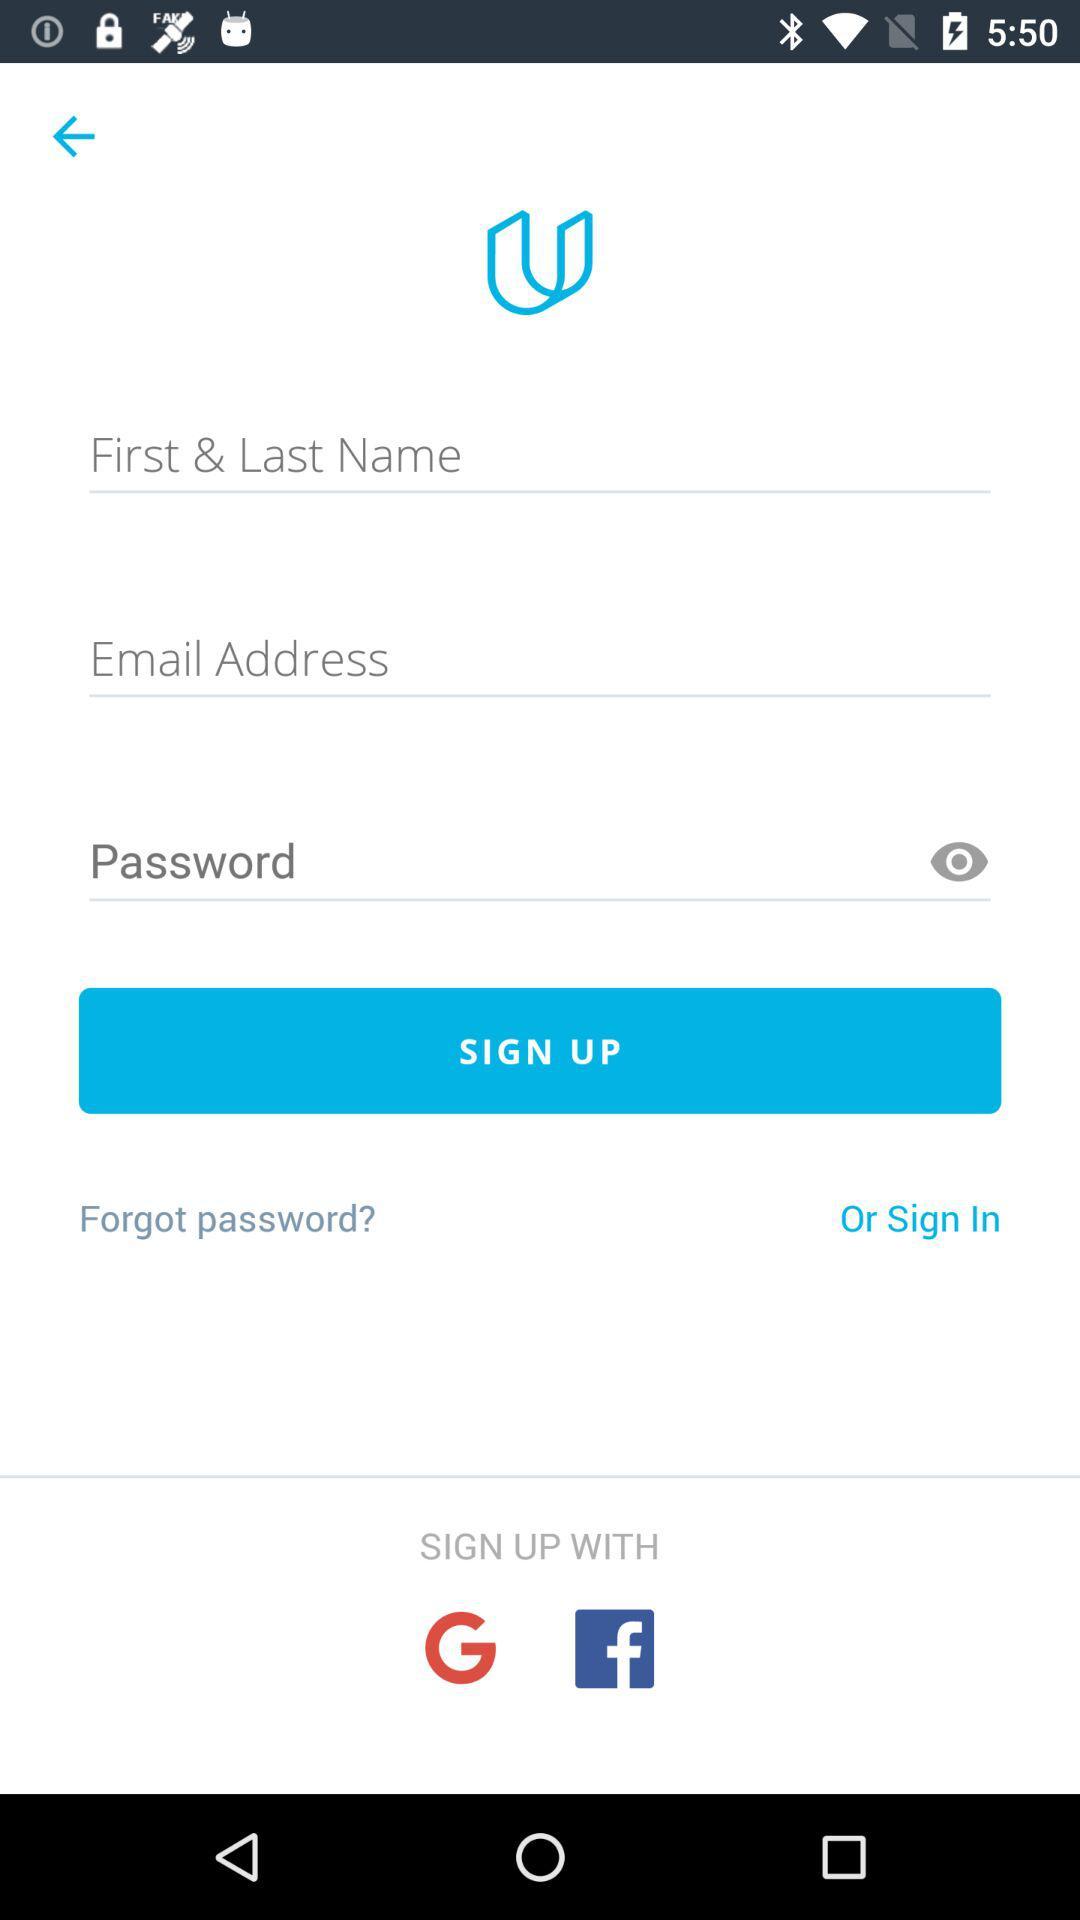 The height and width of the screenshot is (1920, 1080). I want to click on the forgot password? item, so click(226, 1216).